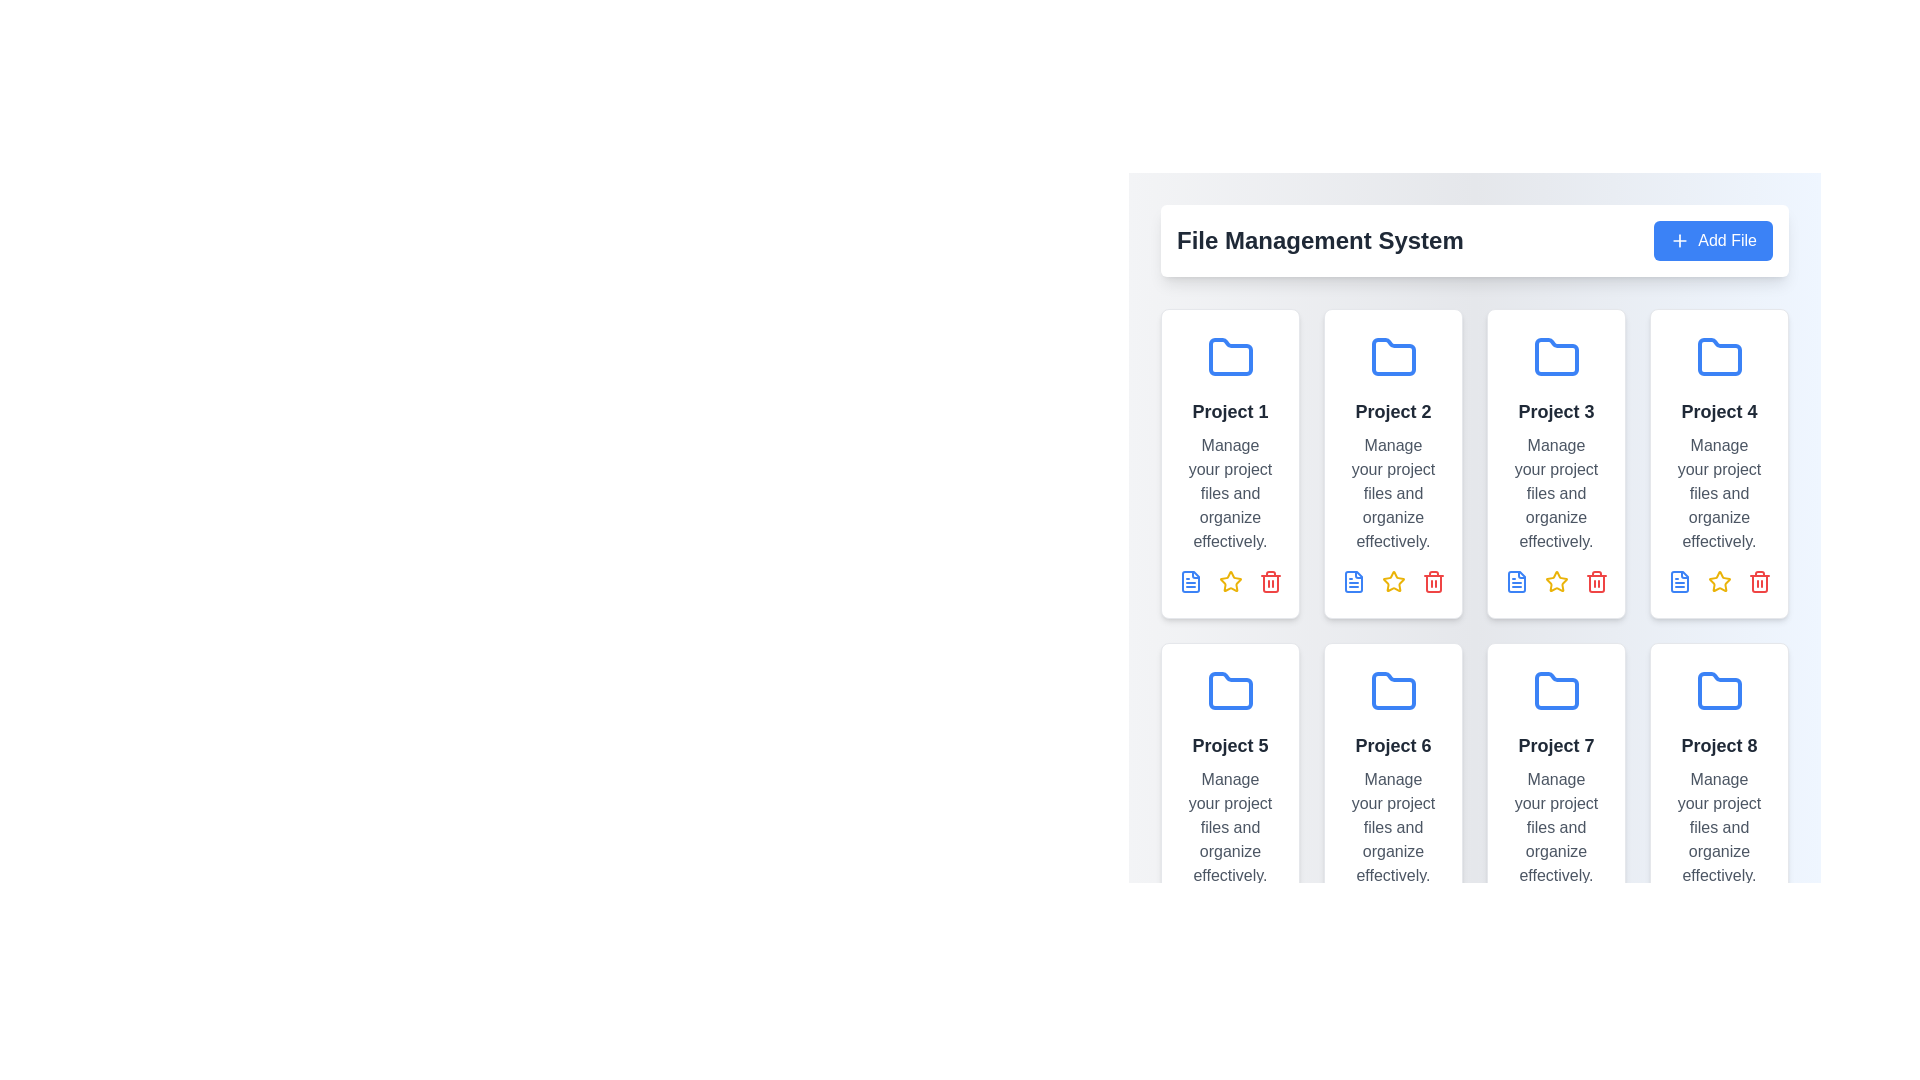 This screenshot has width=1920, height=1080. What do you see at coordinates (1679, 582) in the screenshot?
I see `the graphical file icon located at the top right of the interface within the 'Project 4' card` at bounding box center [1679, 582].